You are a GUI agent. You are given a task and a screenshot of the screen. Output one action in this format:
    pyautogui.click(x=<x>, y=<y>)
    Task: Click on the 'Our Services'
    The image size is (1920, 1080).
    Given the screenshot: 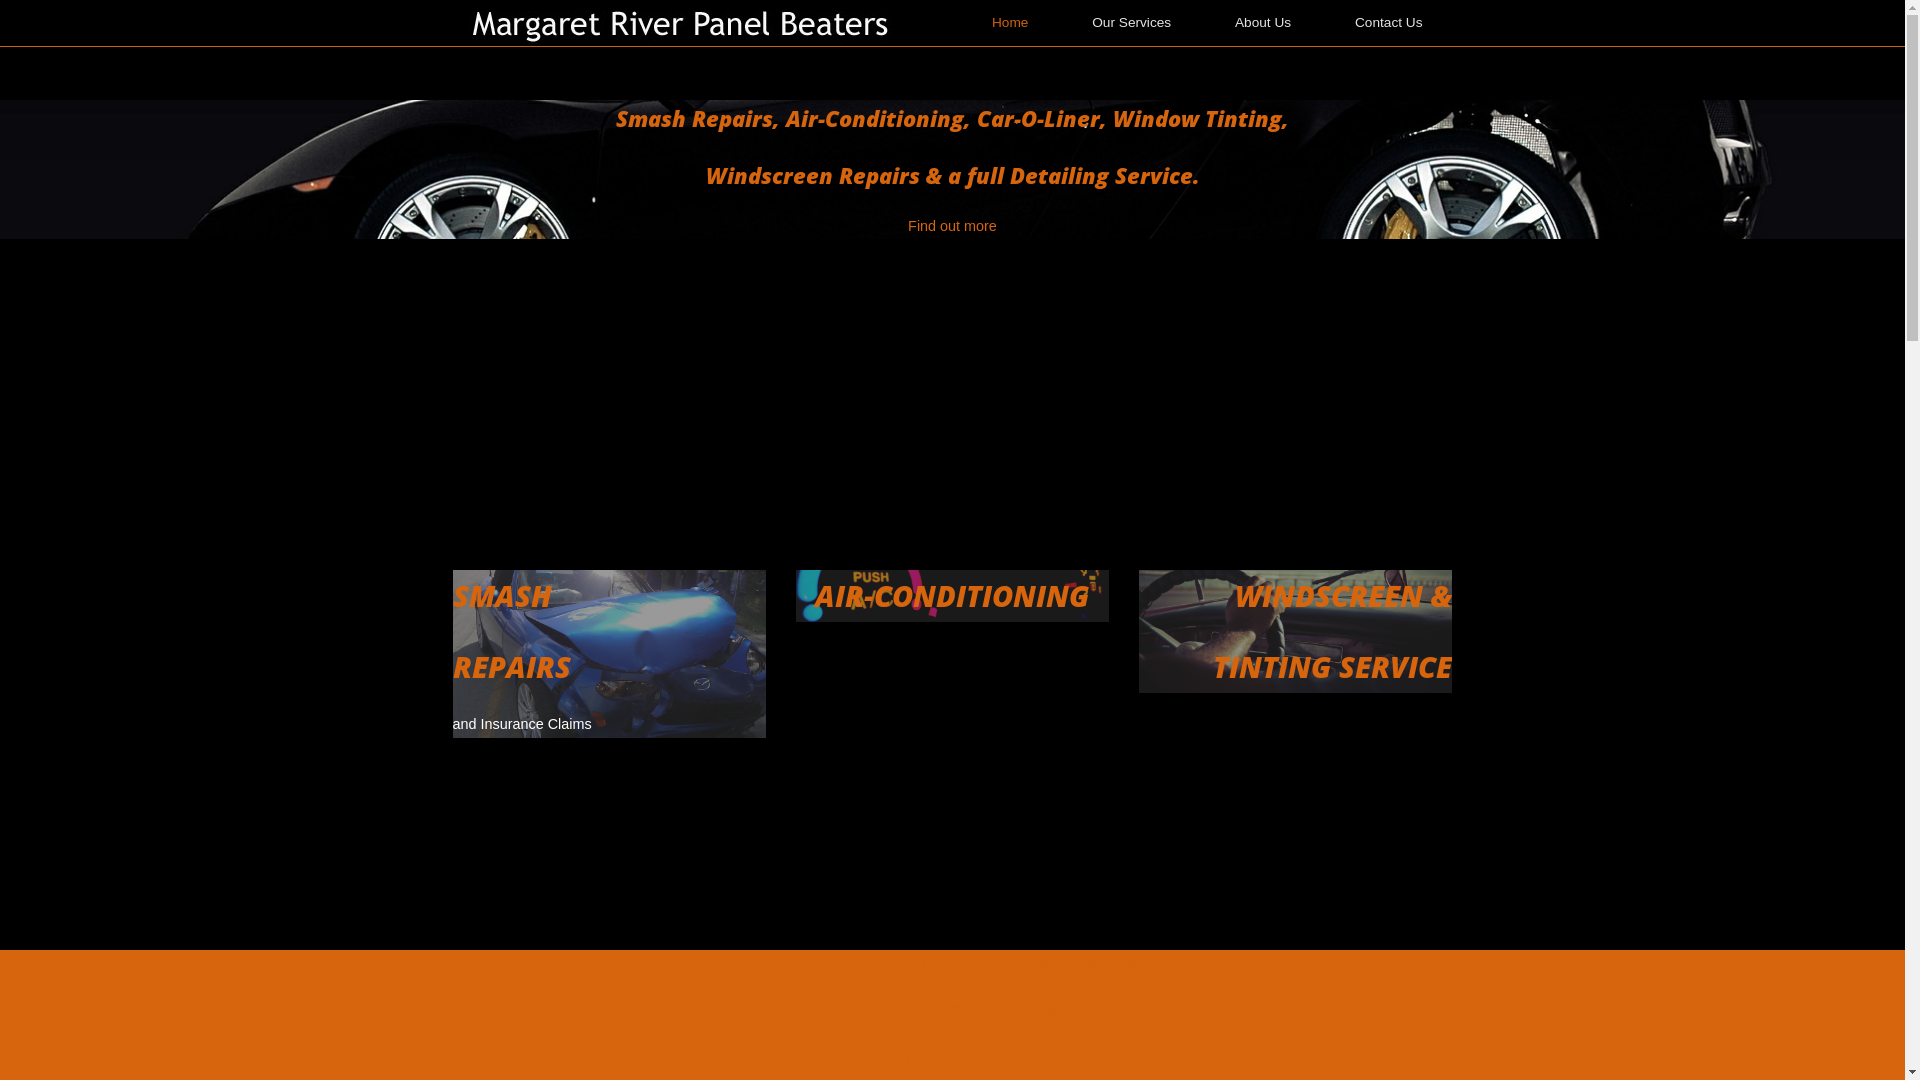 What is the action you would take?
    pyautogui.click(x=1131, y=23)
    